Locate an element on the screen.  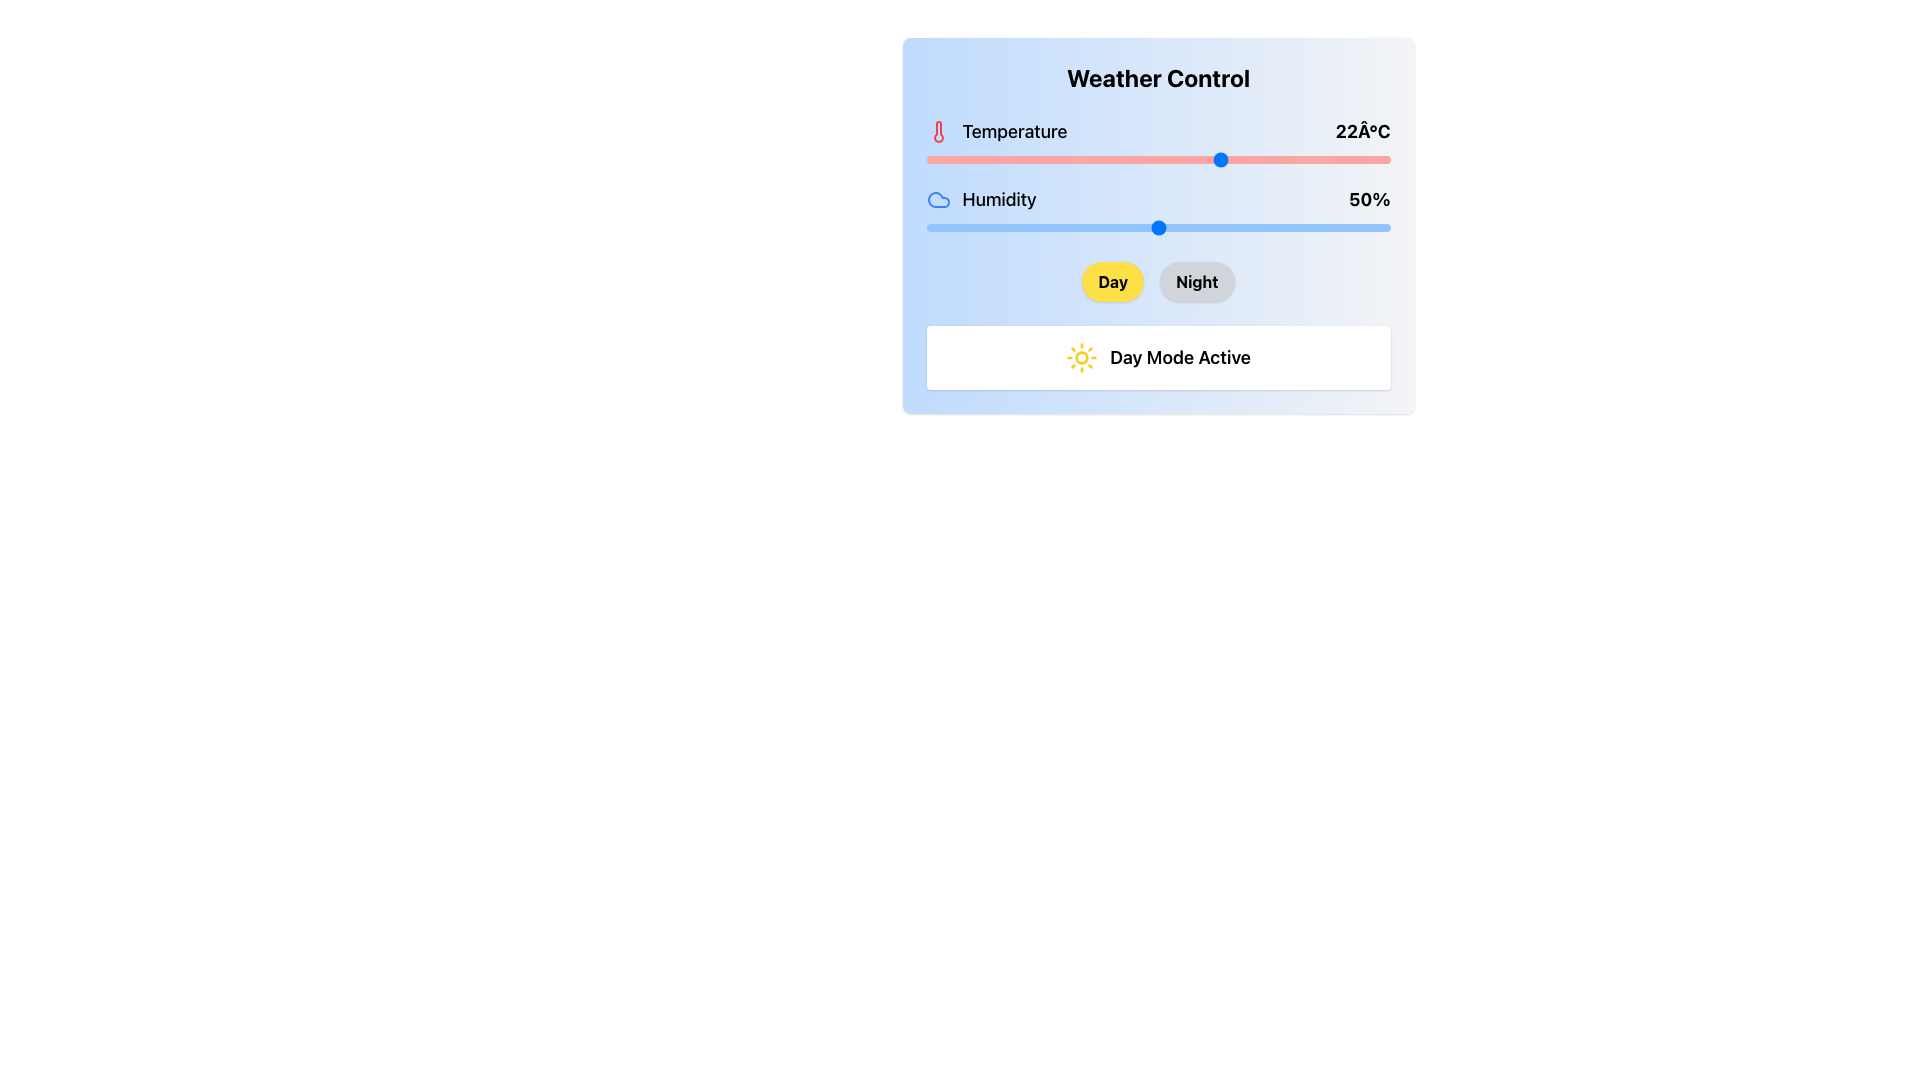
the humidity slider is located at coordinates (1190, 226).